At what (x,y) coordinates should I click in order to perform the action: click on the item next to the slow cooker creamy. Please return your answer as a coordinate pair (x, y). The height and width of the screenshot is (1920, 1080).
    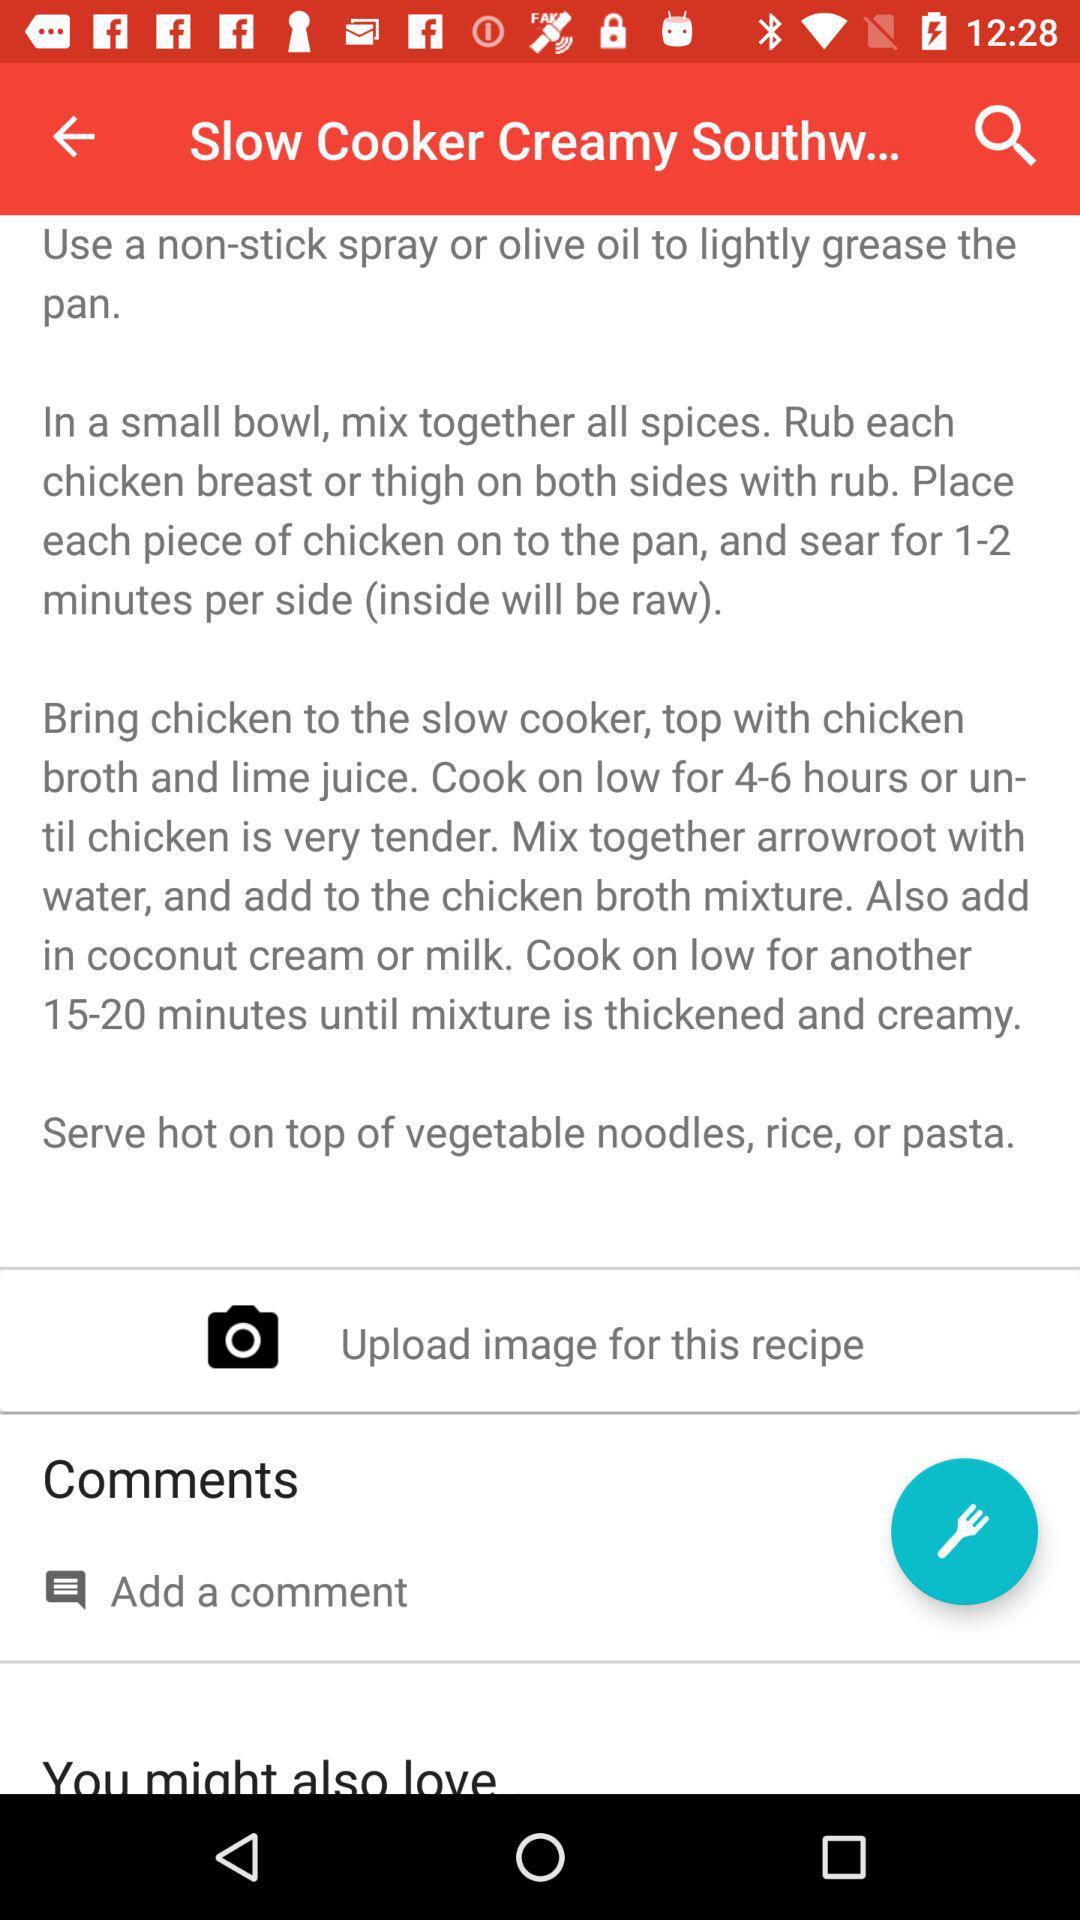
    Looking at the image, I should click on (72, 135).